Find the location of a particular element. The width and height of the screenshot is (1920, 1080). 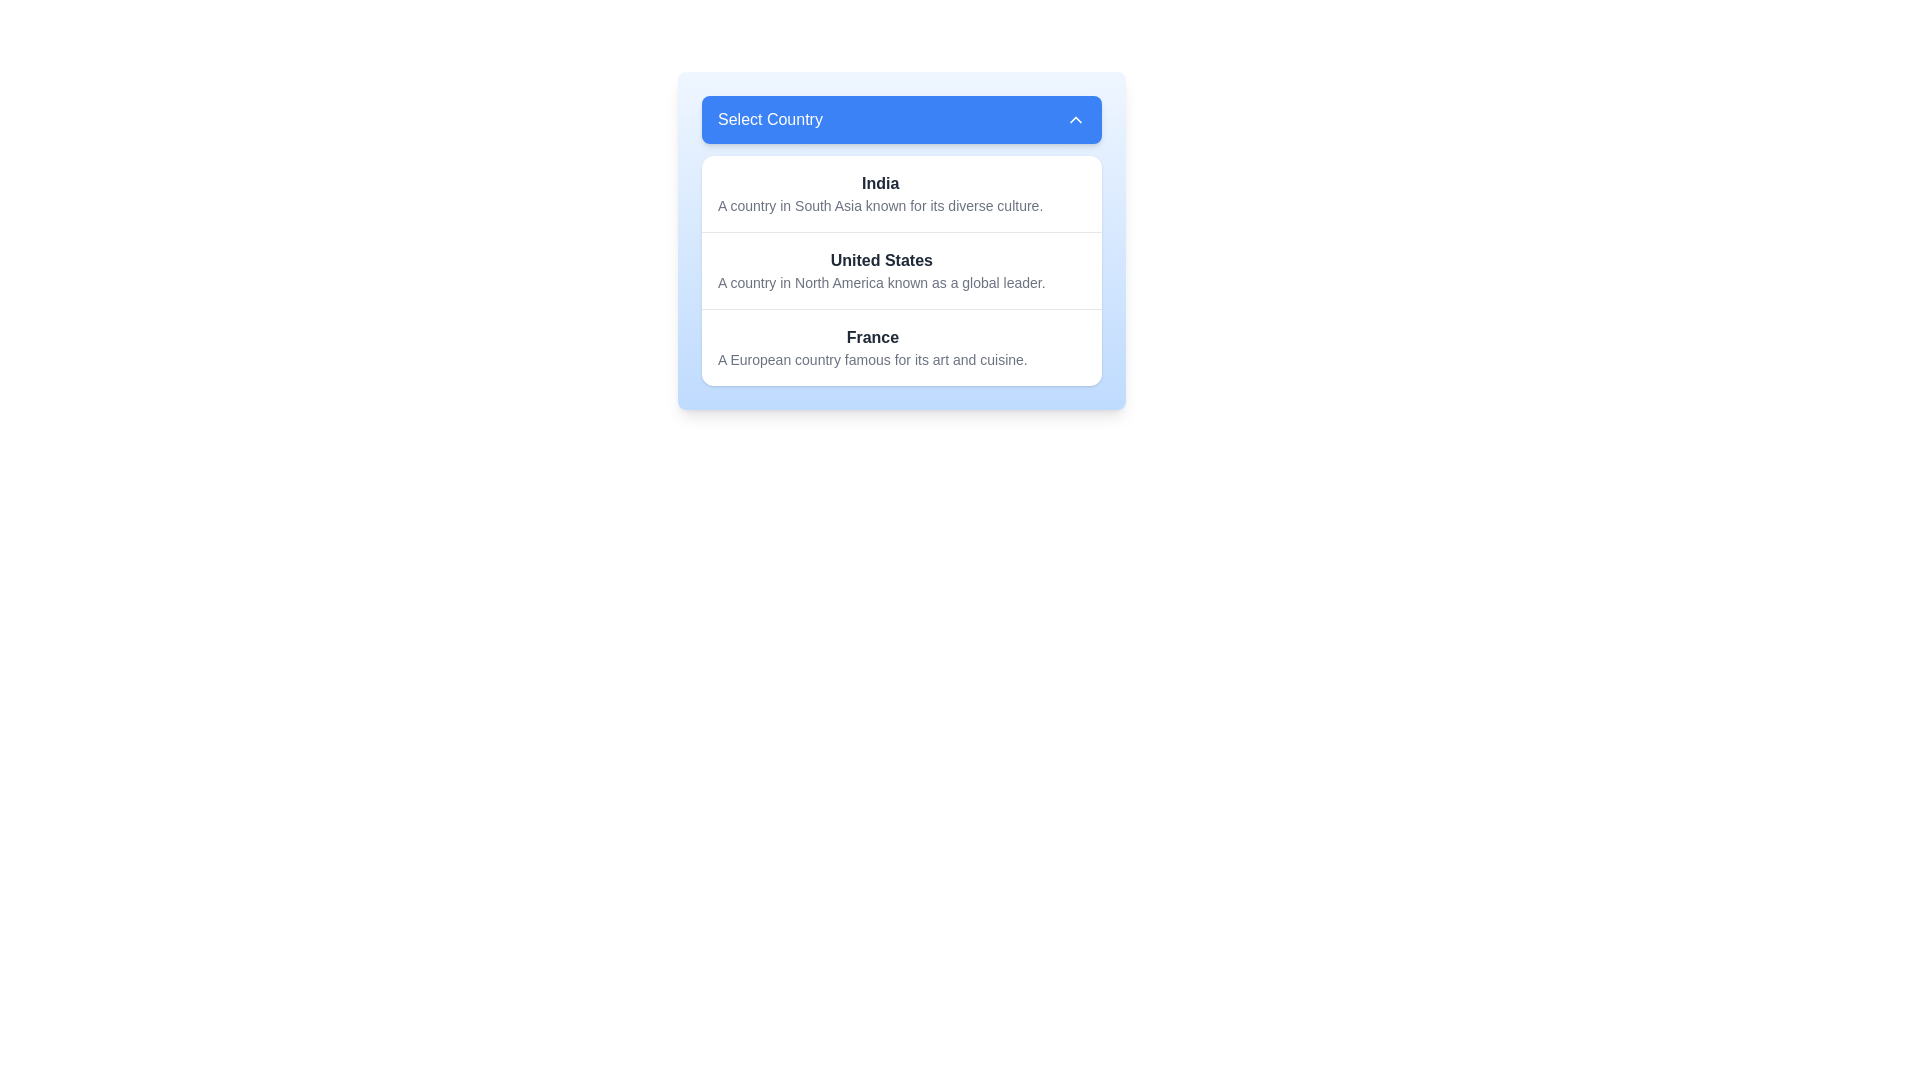

the second list item in the dropdown menu that displays information about the United States, positioned between 'India' and 'France' is located at coordinates (901, 270).